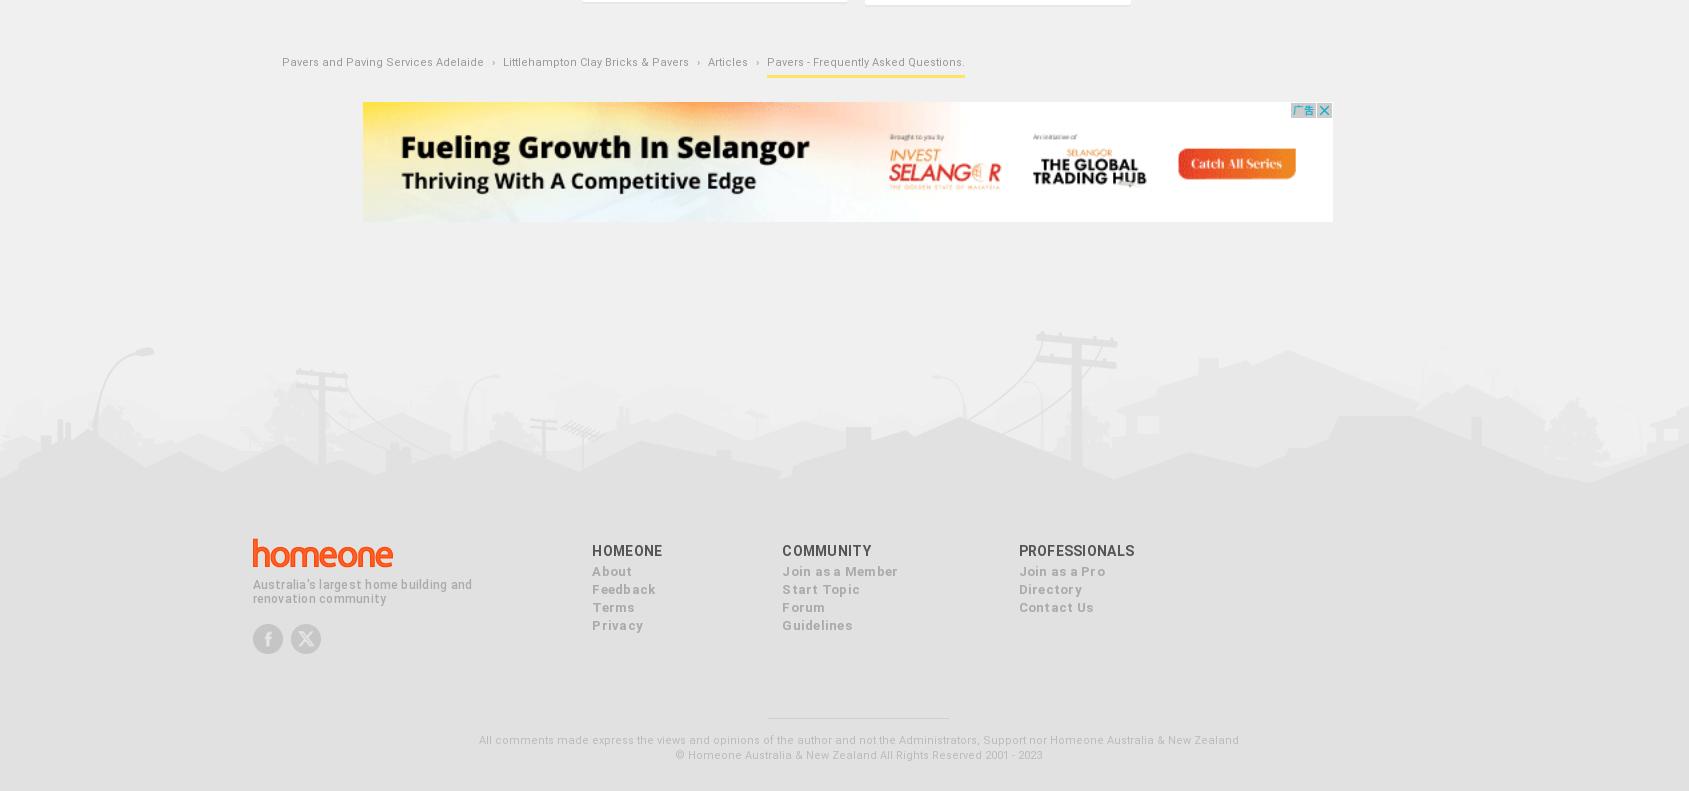 The width and height of the screenshot is (1689, 791). What do you see at coordinates (319, 596) in the screenshot?
I see `'renovation community'` at bounding box center [319, 596].